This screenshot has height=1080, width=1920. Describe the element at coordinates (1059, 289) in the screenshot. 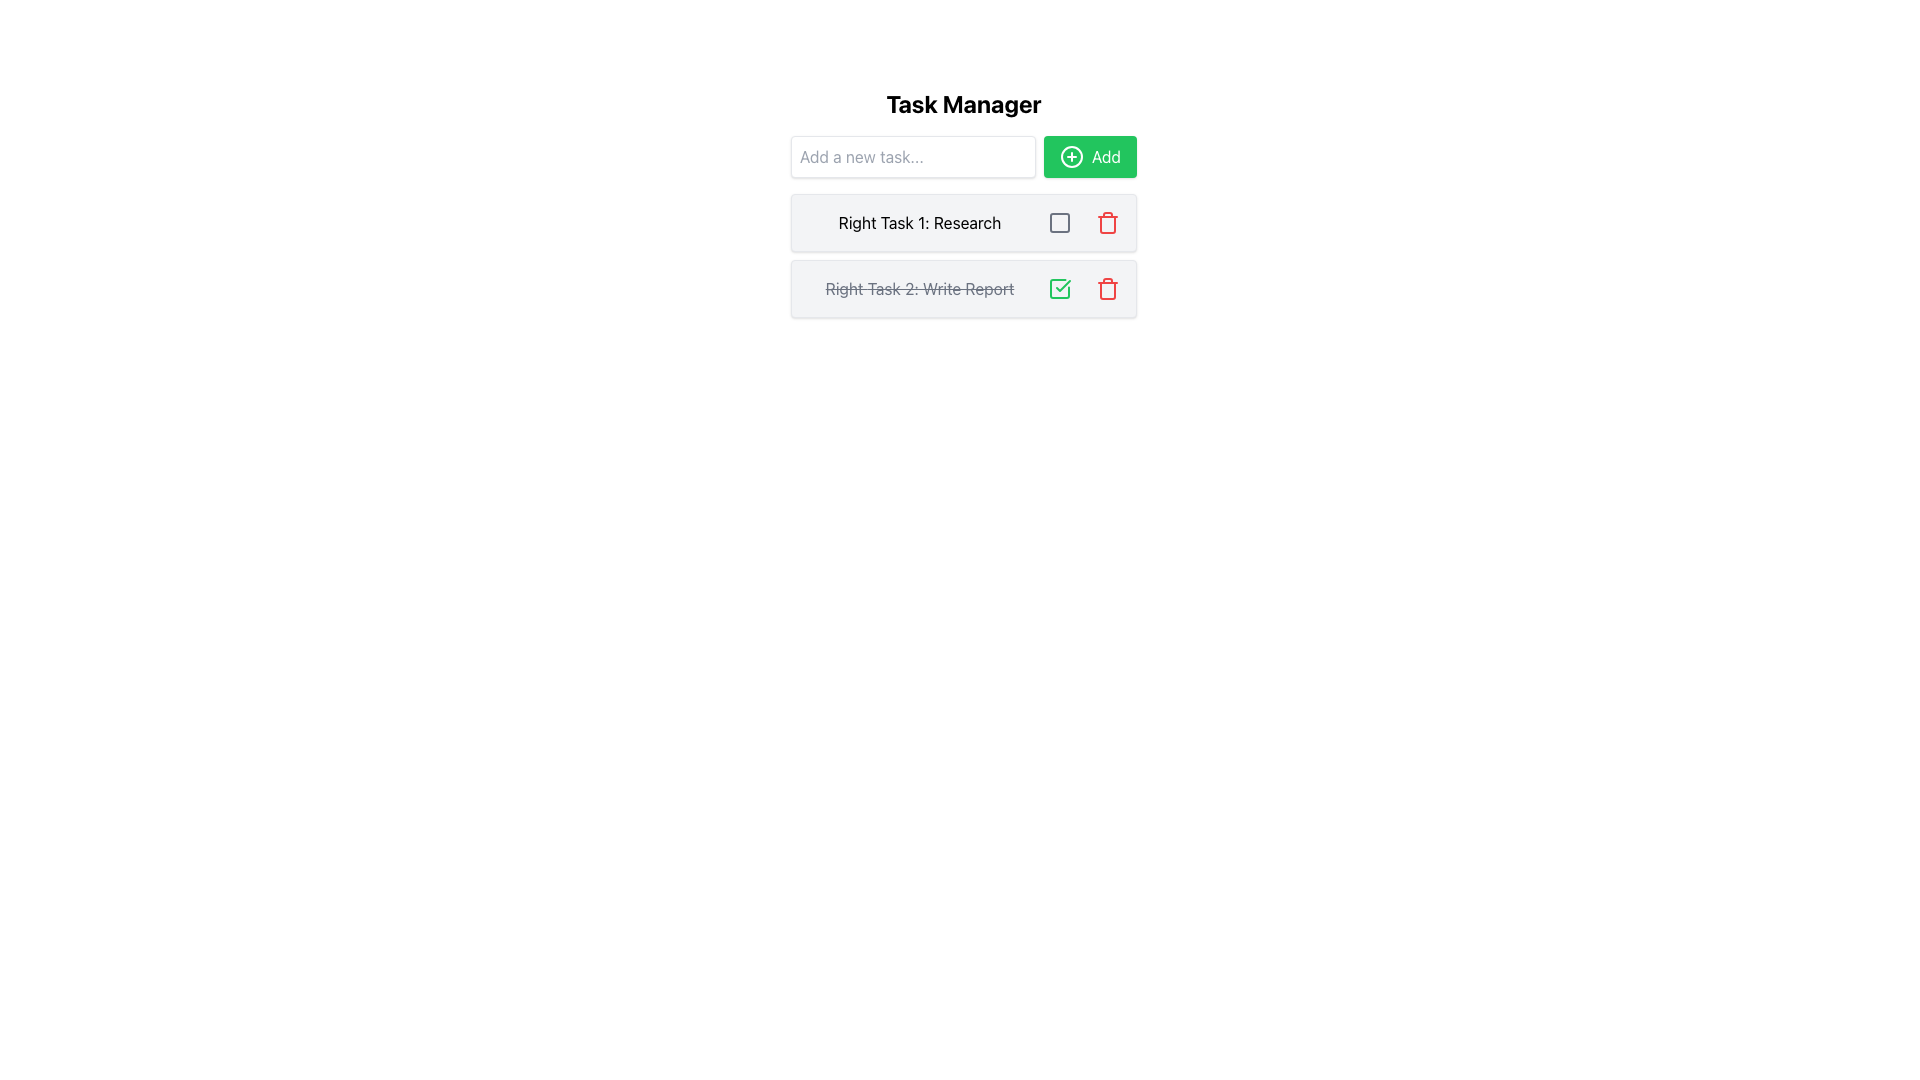

I see `the green-framed checkbox with a tick mark inside` at that location.